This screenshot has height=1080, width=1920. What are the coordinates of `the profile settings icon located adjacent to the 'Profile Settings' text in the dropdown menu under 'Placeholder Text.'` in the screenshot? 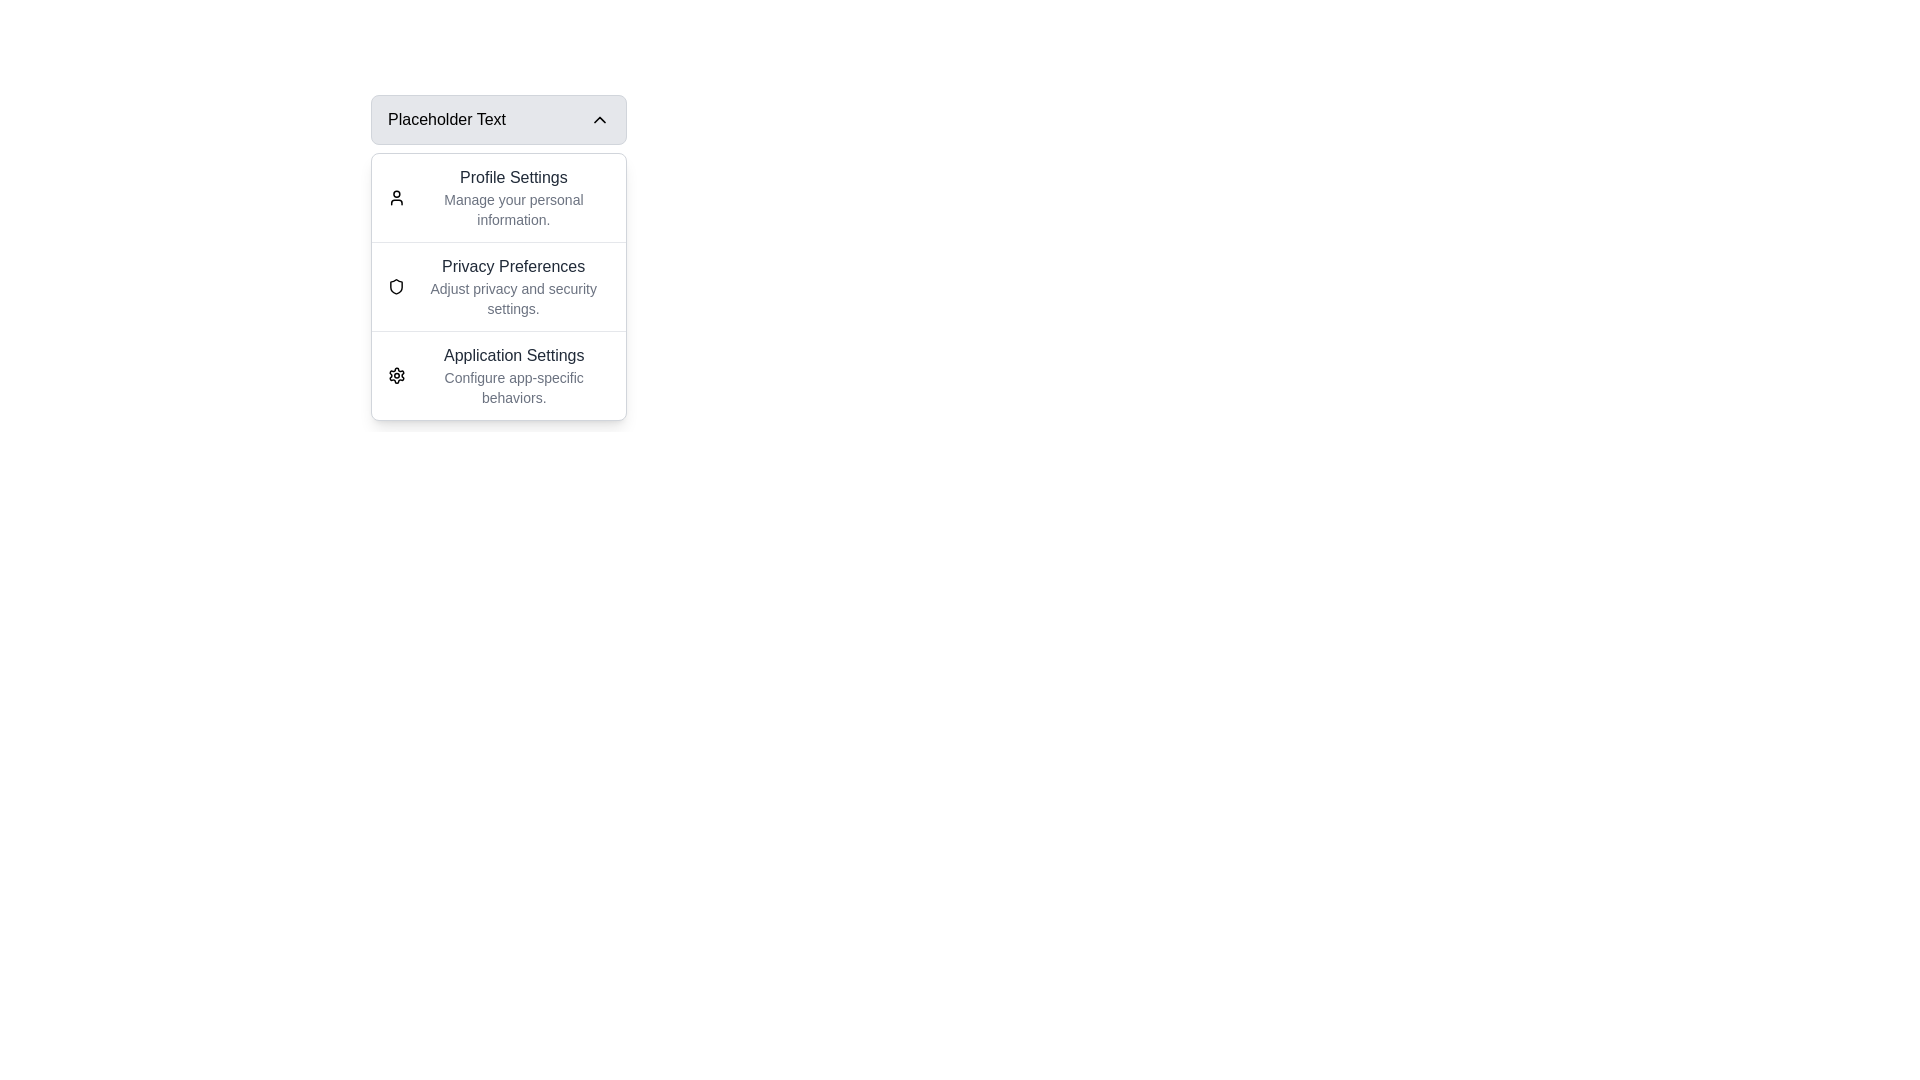 It's located at (396, 197).